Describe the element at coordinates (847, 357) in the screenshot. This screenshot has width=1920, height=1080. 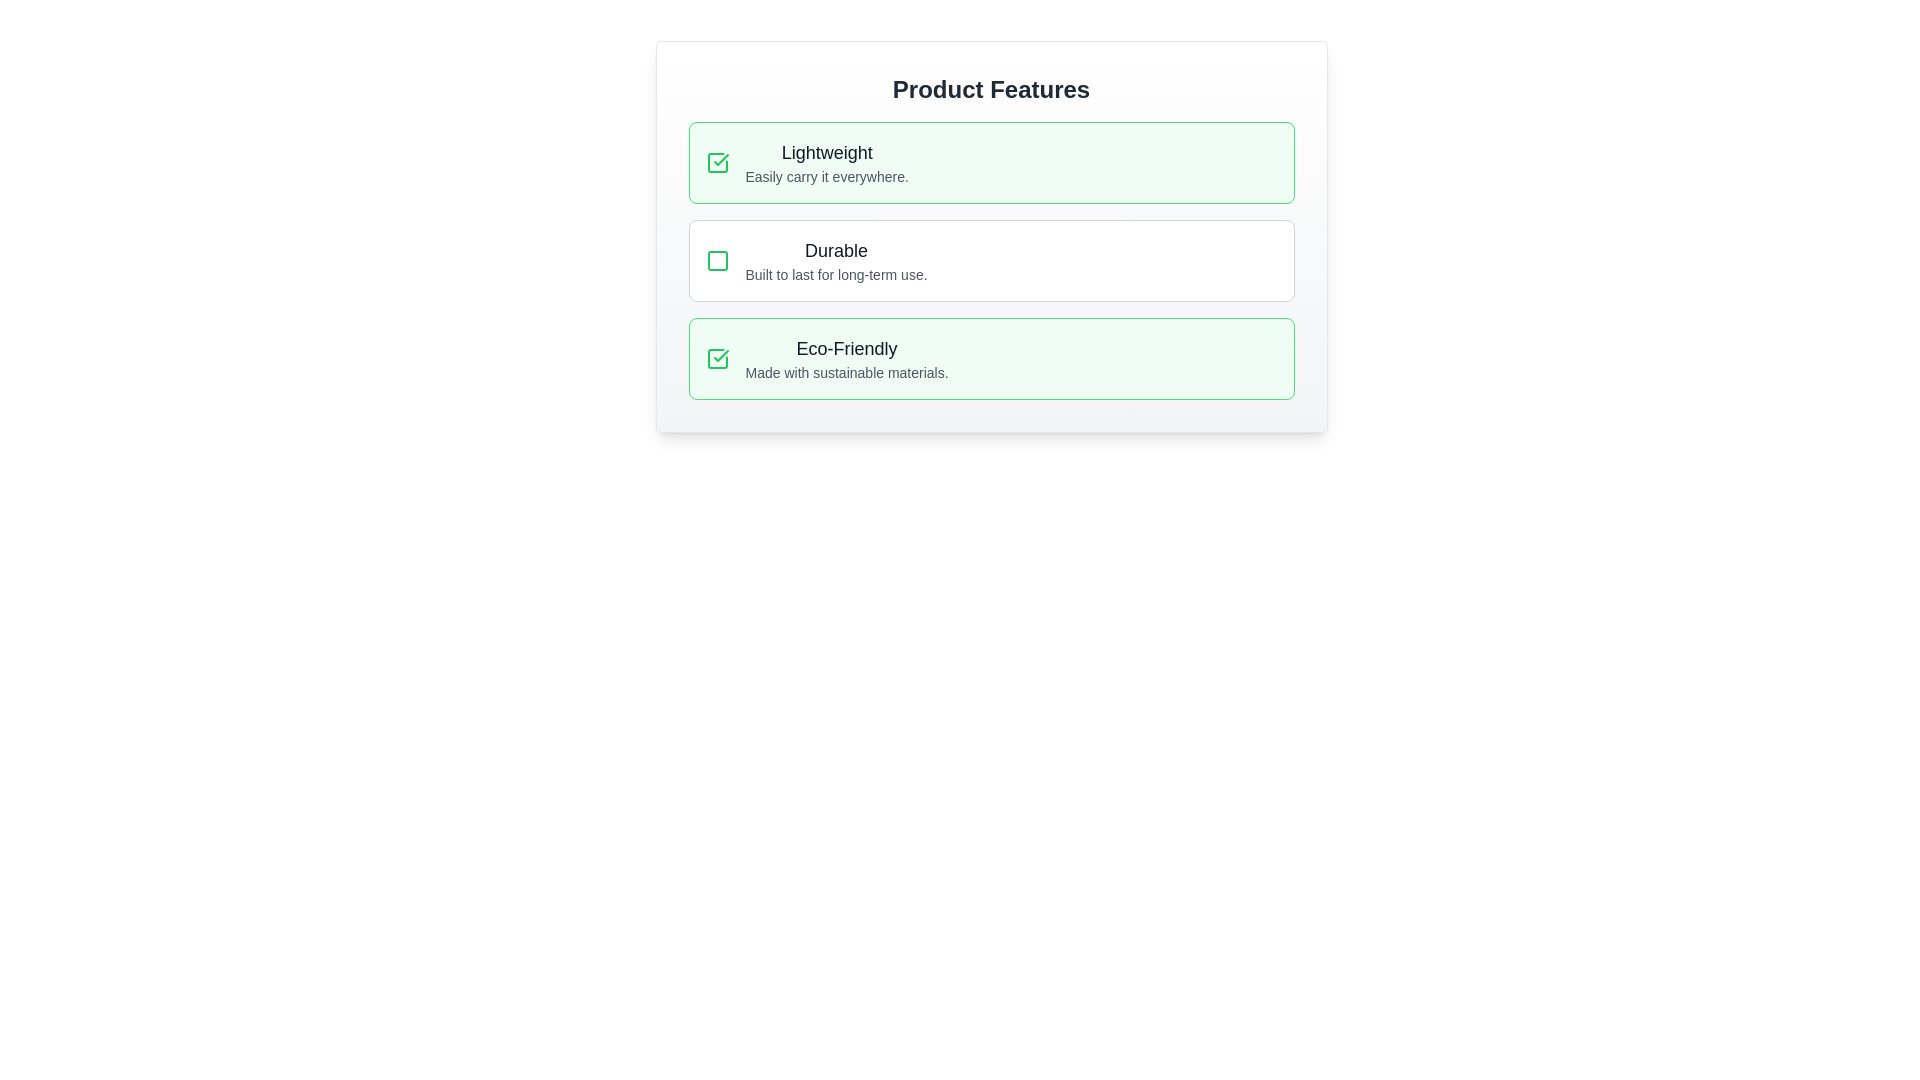
I see `displayed text of the label titled 'Eco-Friendly', which includes the subtitle 'Made with sustainable materials.'` at that location.